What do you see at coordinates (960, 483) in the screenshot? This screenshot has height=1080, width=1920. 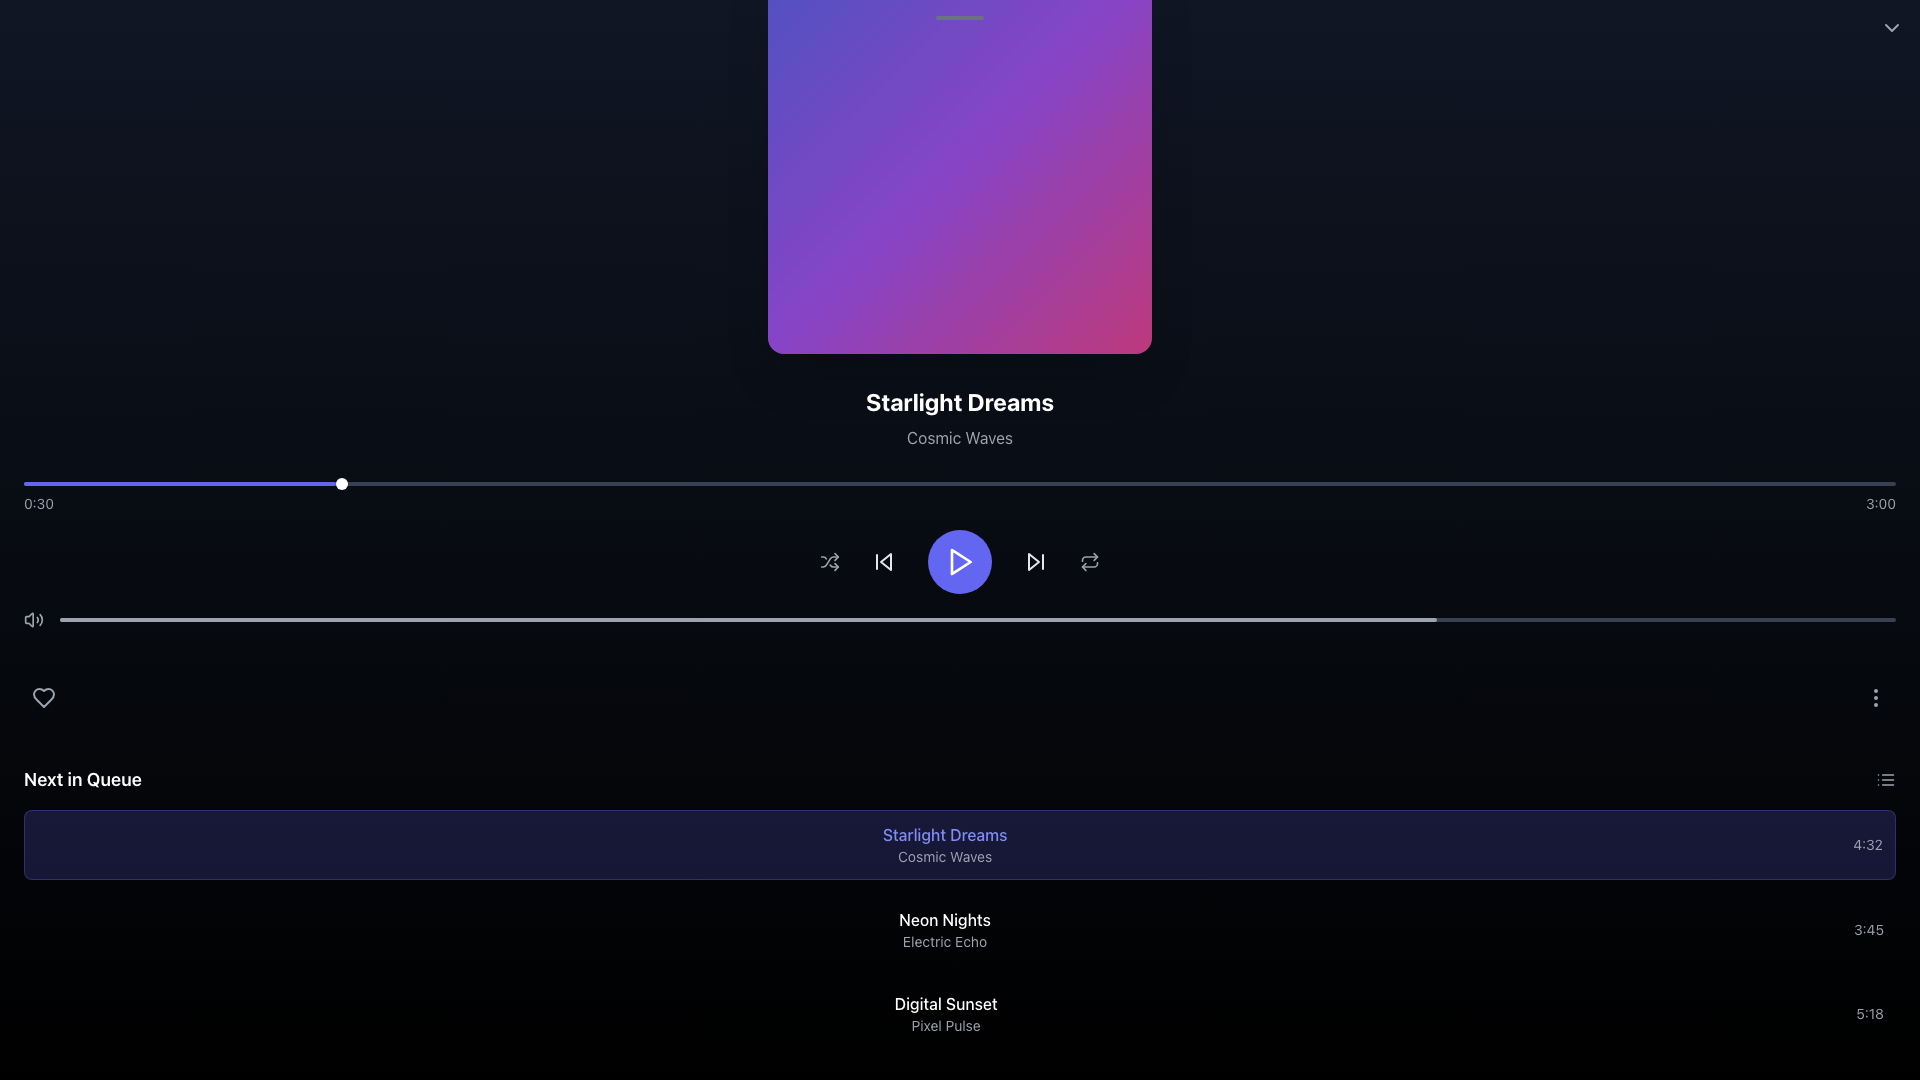 I see `playback position` at bounding box center [960, 483].